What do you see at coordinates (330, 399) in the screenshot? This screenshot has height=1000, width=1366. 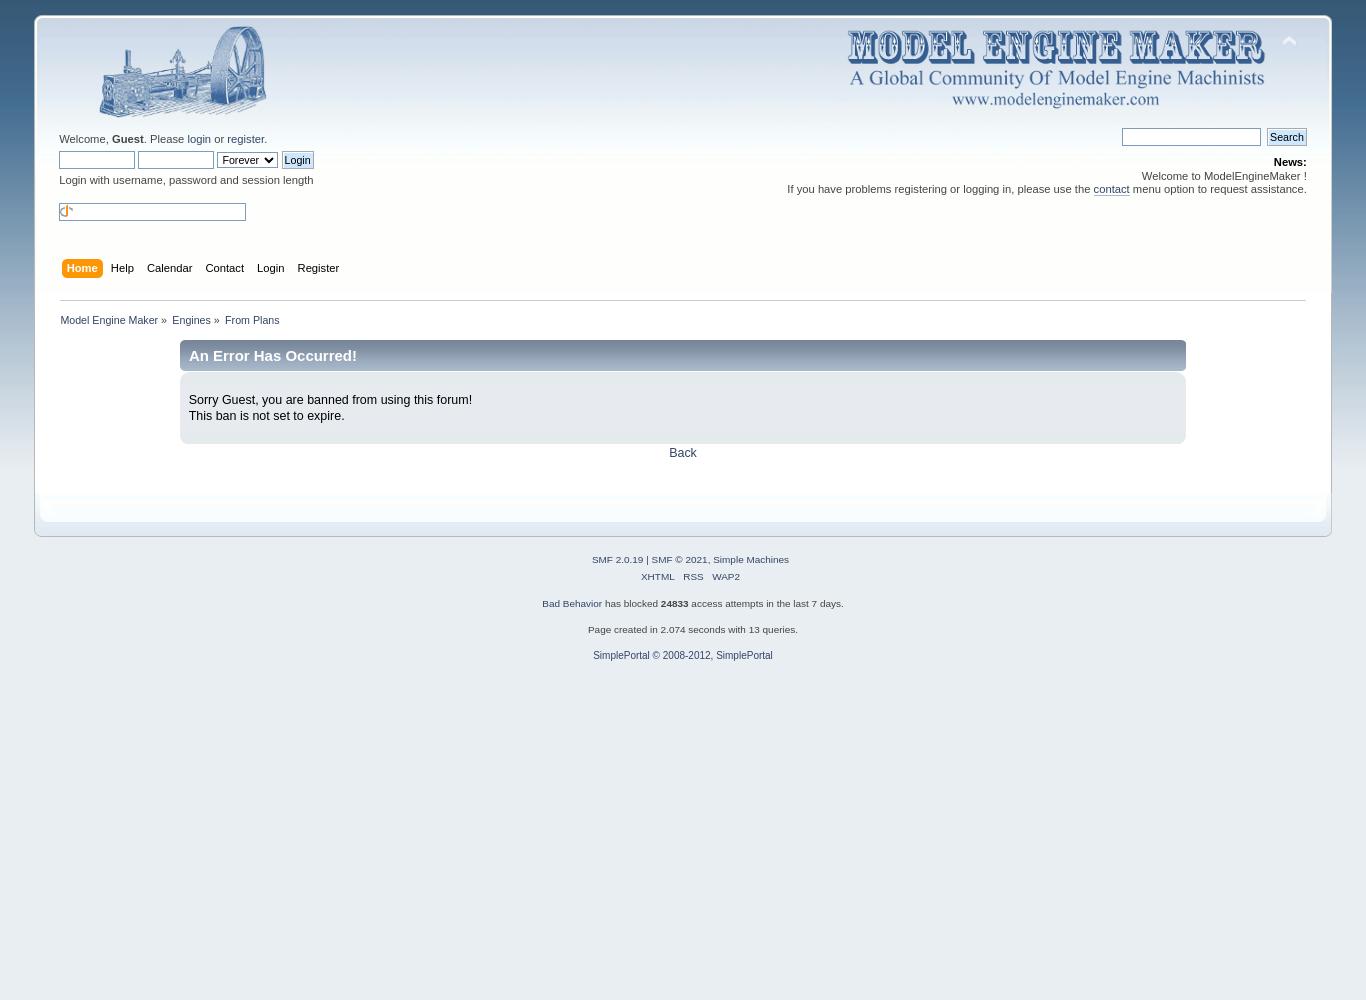 I see `'Sorry Guest, you are banned from using this forum!'` at bounding box center [330, 399].